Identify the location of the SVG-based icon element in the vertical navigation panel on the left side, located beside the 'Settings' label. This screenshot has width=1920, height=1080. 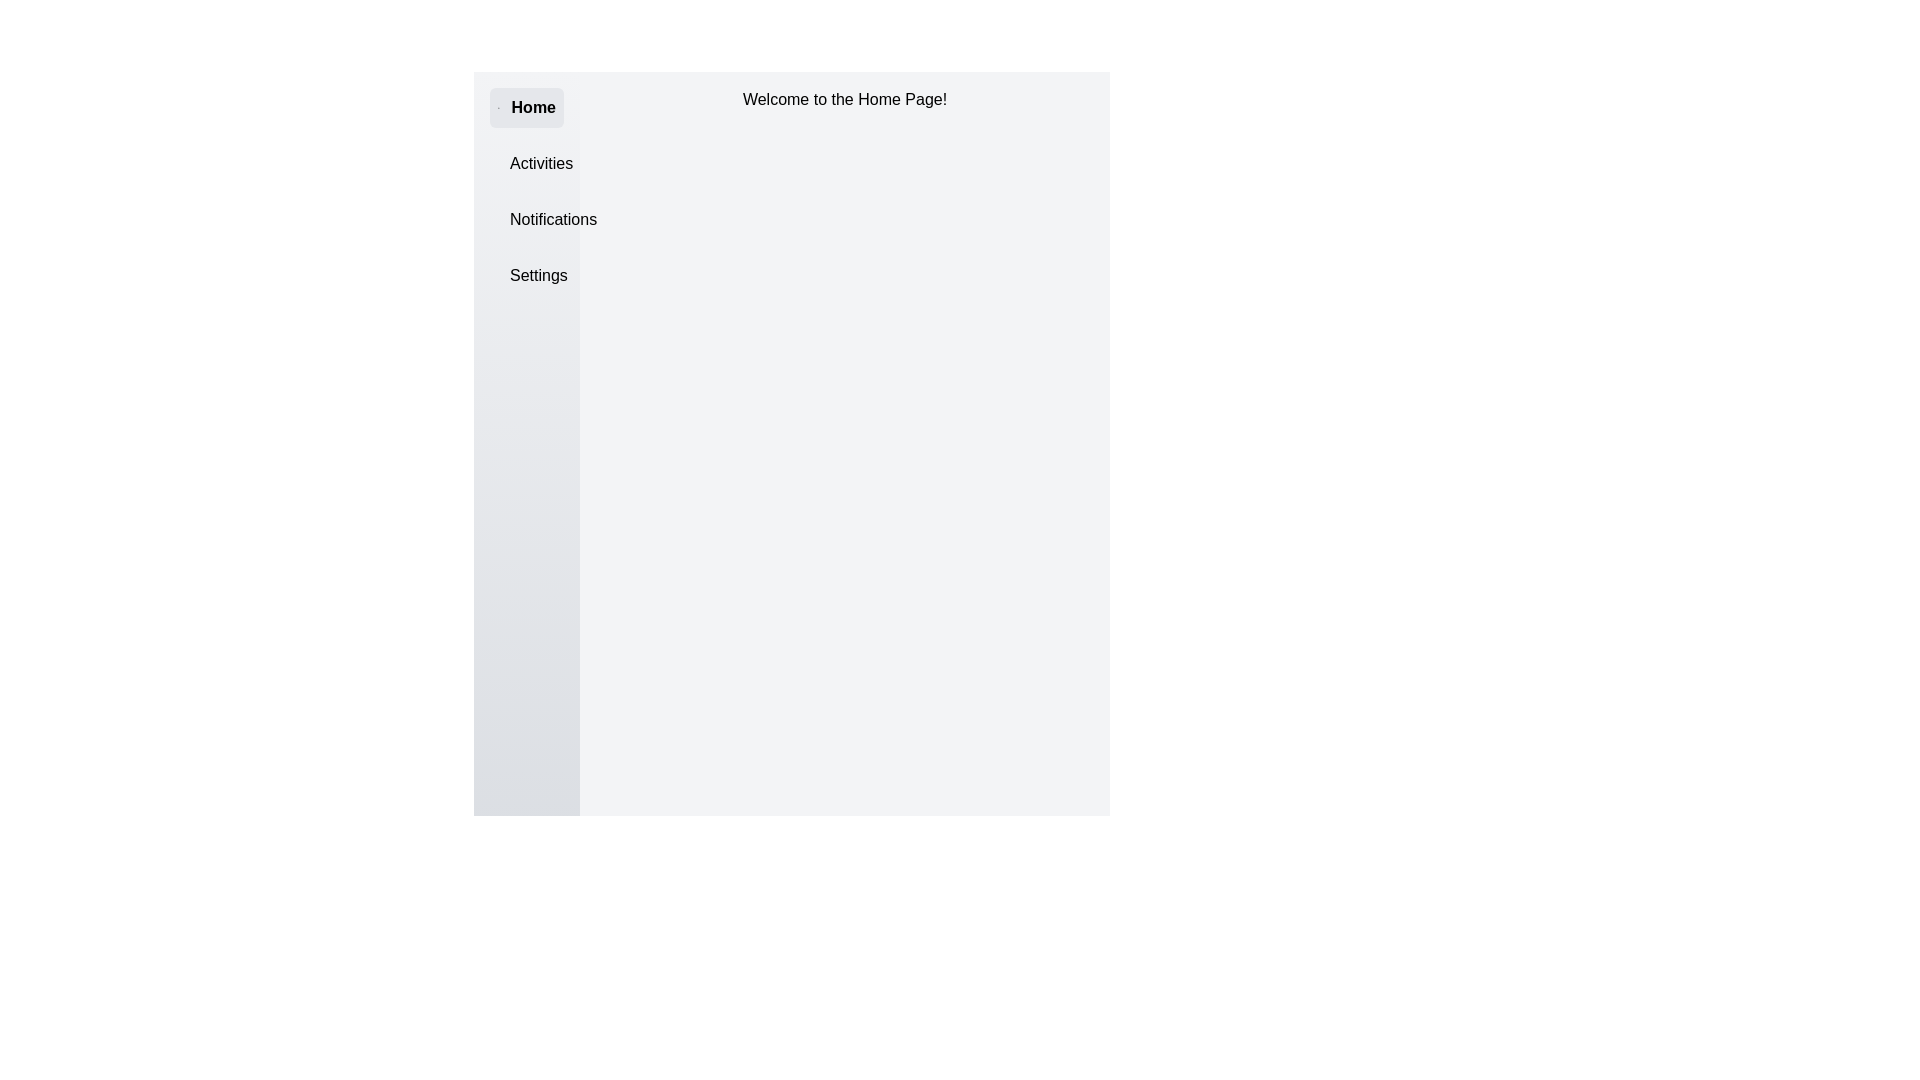
(509, 276).